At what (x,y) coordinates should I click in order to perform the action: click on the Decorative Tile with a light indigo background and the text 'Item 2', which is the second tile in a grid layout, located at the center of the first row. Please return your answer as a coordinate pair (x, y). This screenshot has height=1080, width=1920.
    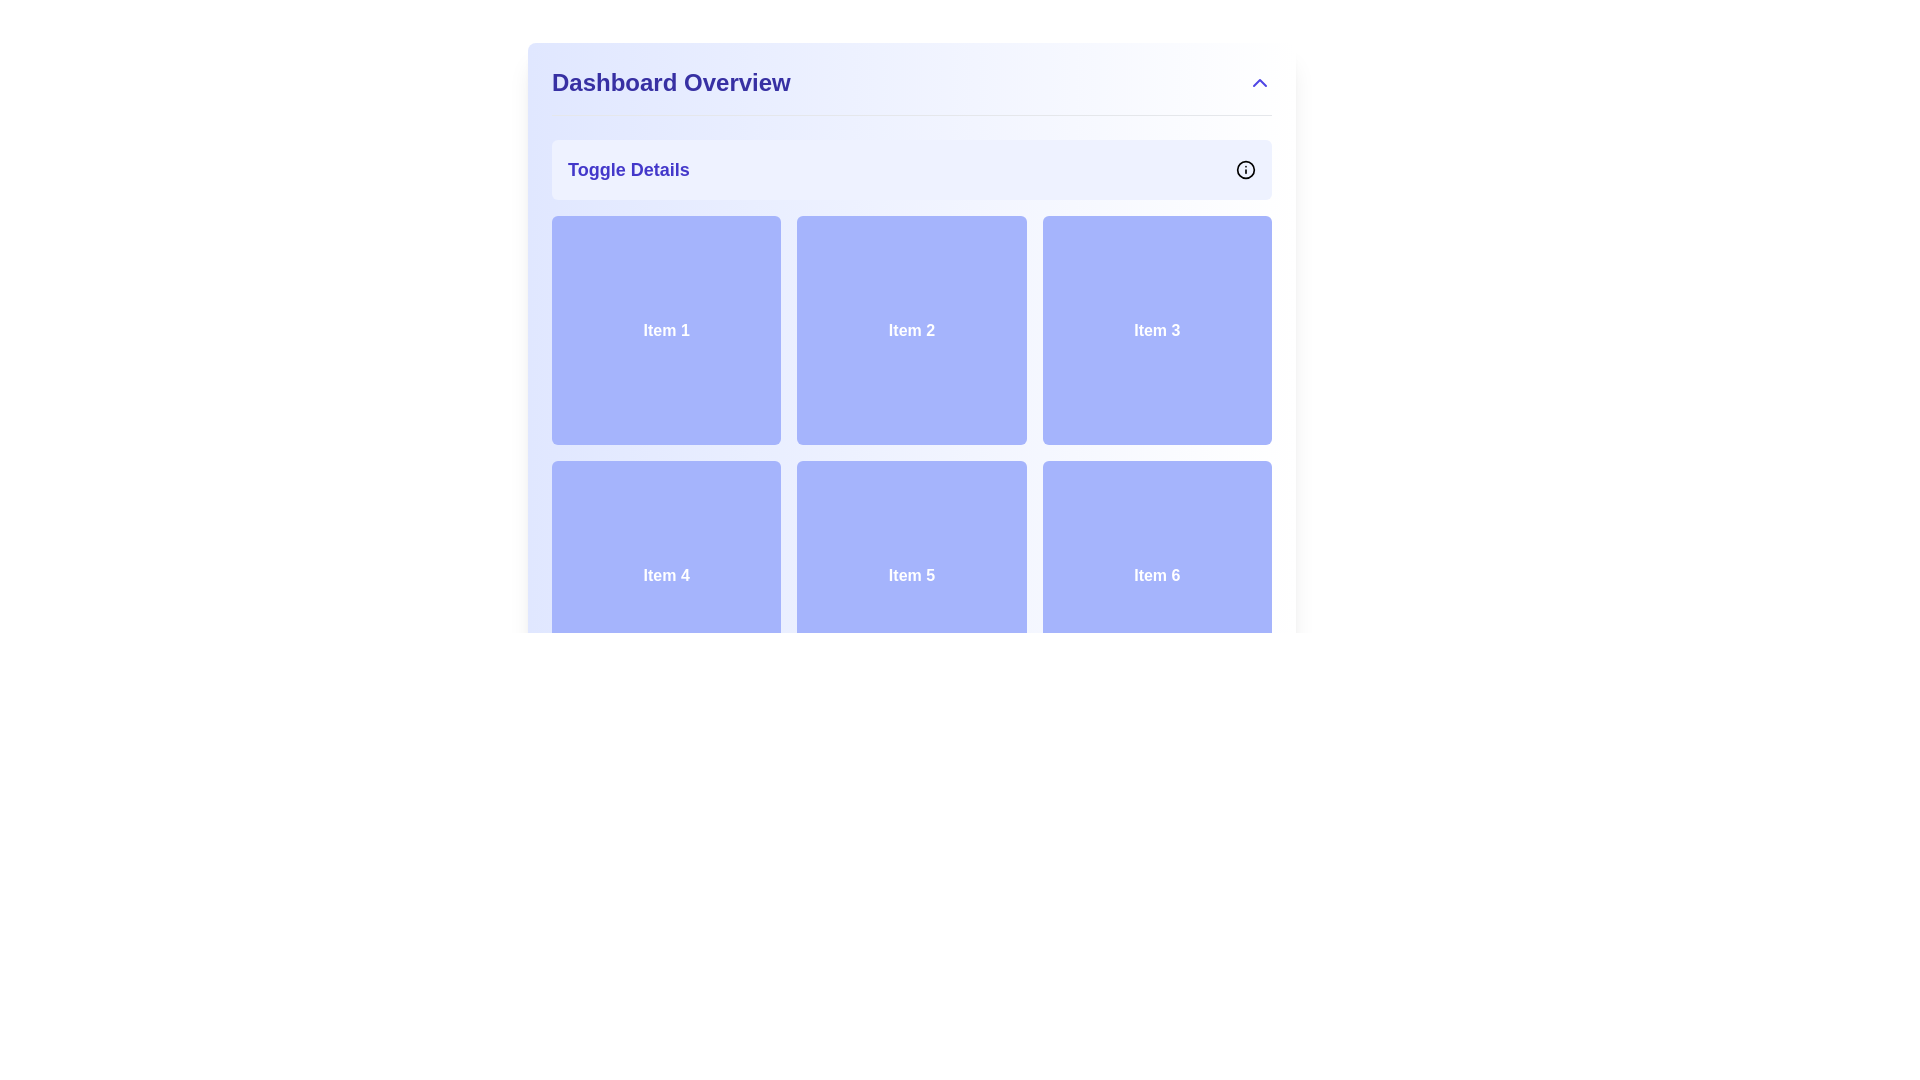
    Looking at the image, I should click on (911, 329).